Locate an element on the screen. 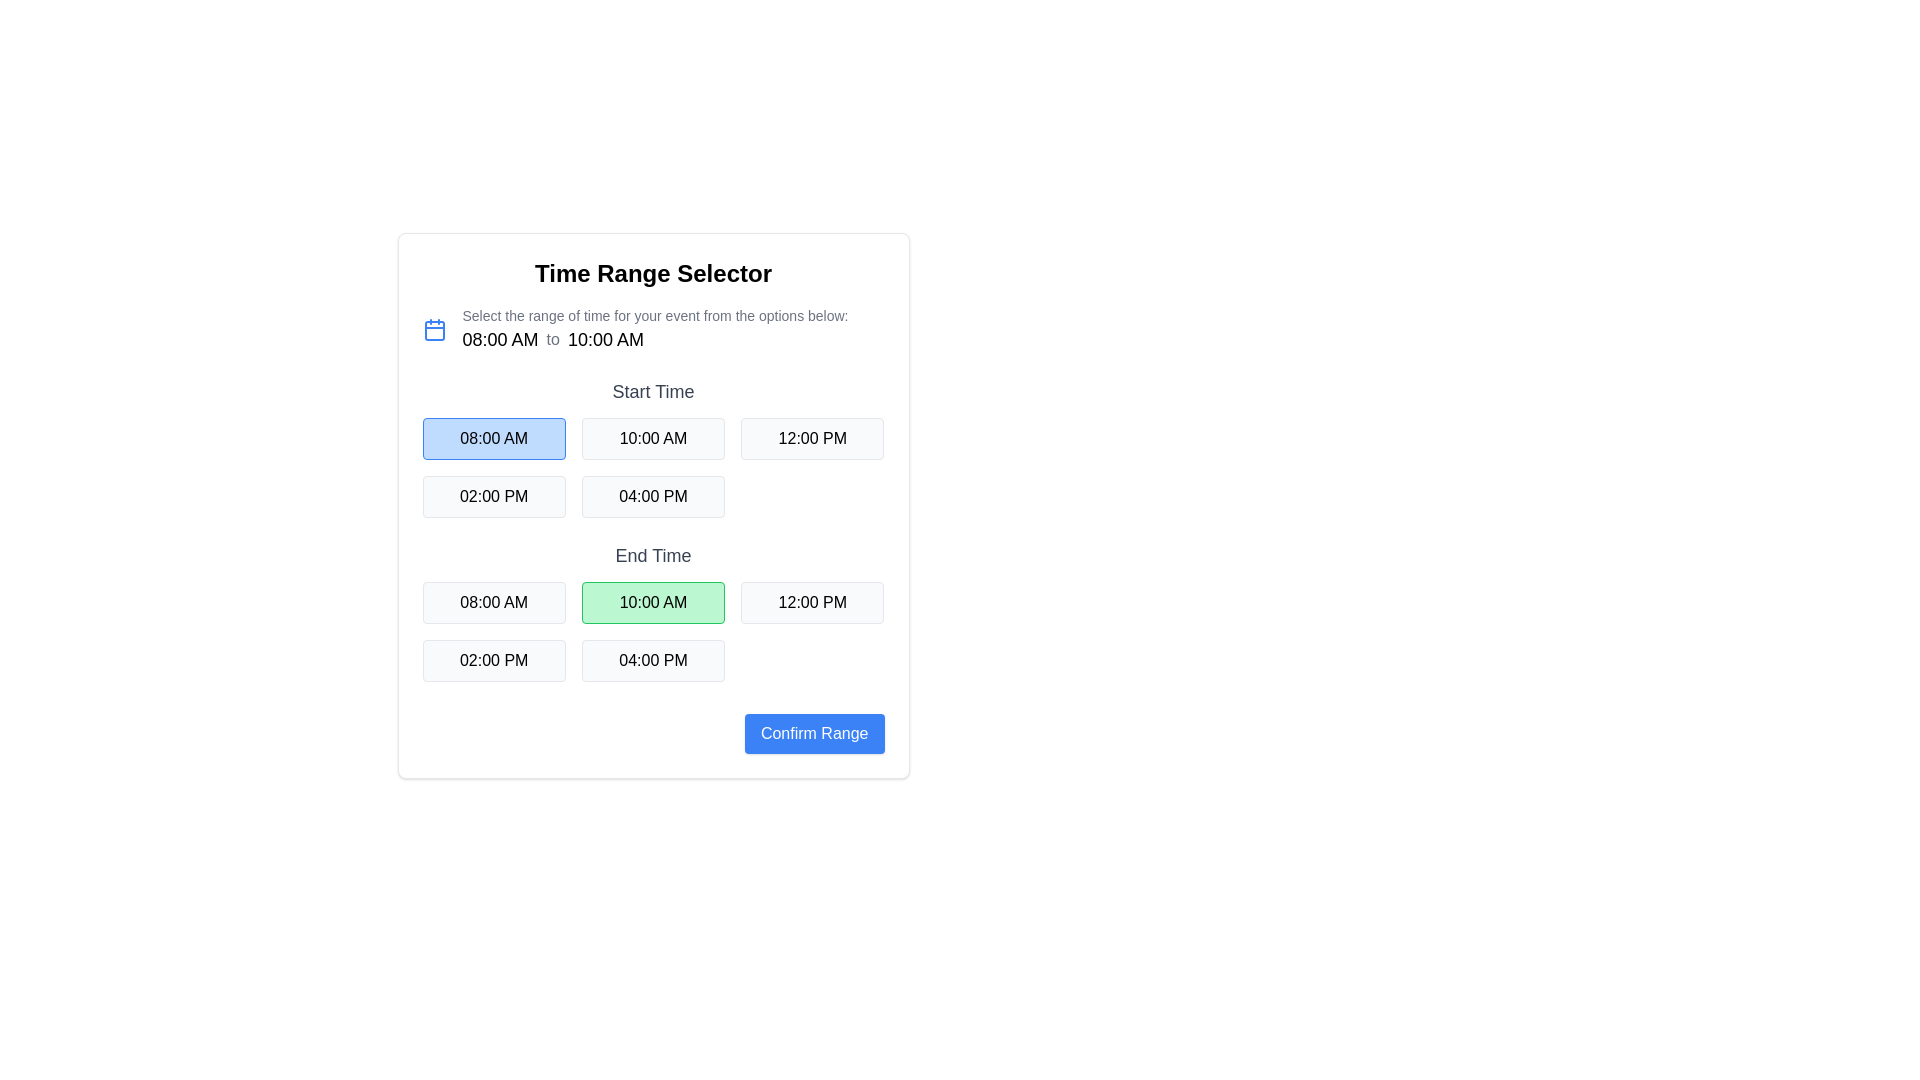 This screenshot has width=1920, height=1080. the starting time text element that precedes 'to' and '10:00 AM' within the Time Range Selector interface is located at coordinates (500, 338).